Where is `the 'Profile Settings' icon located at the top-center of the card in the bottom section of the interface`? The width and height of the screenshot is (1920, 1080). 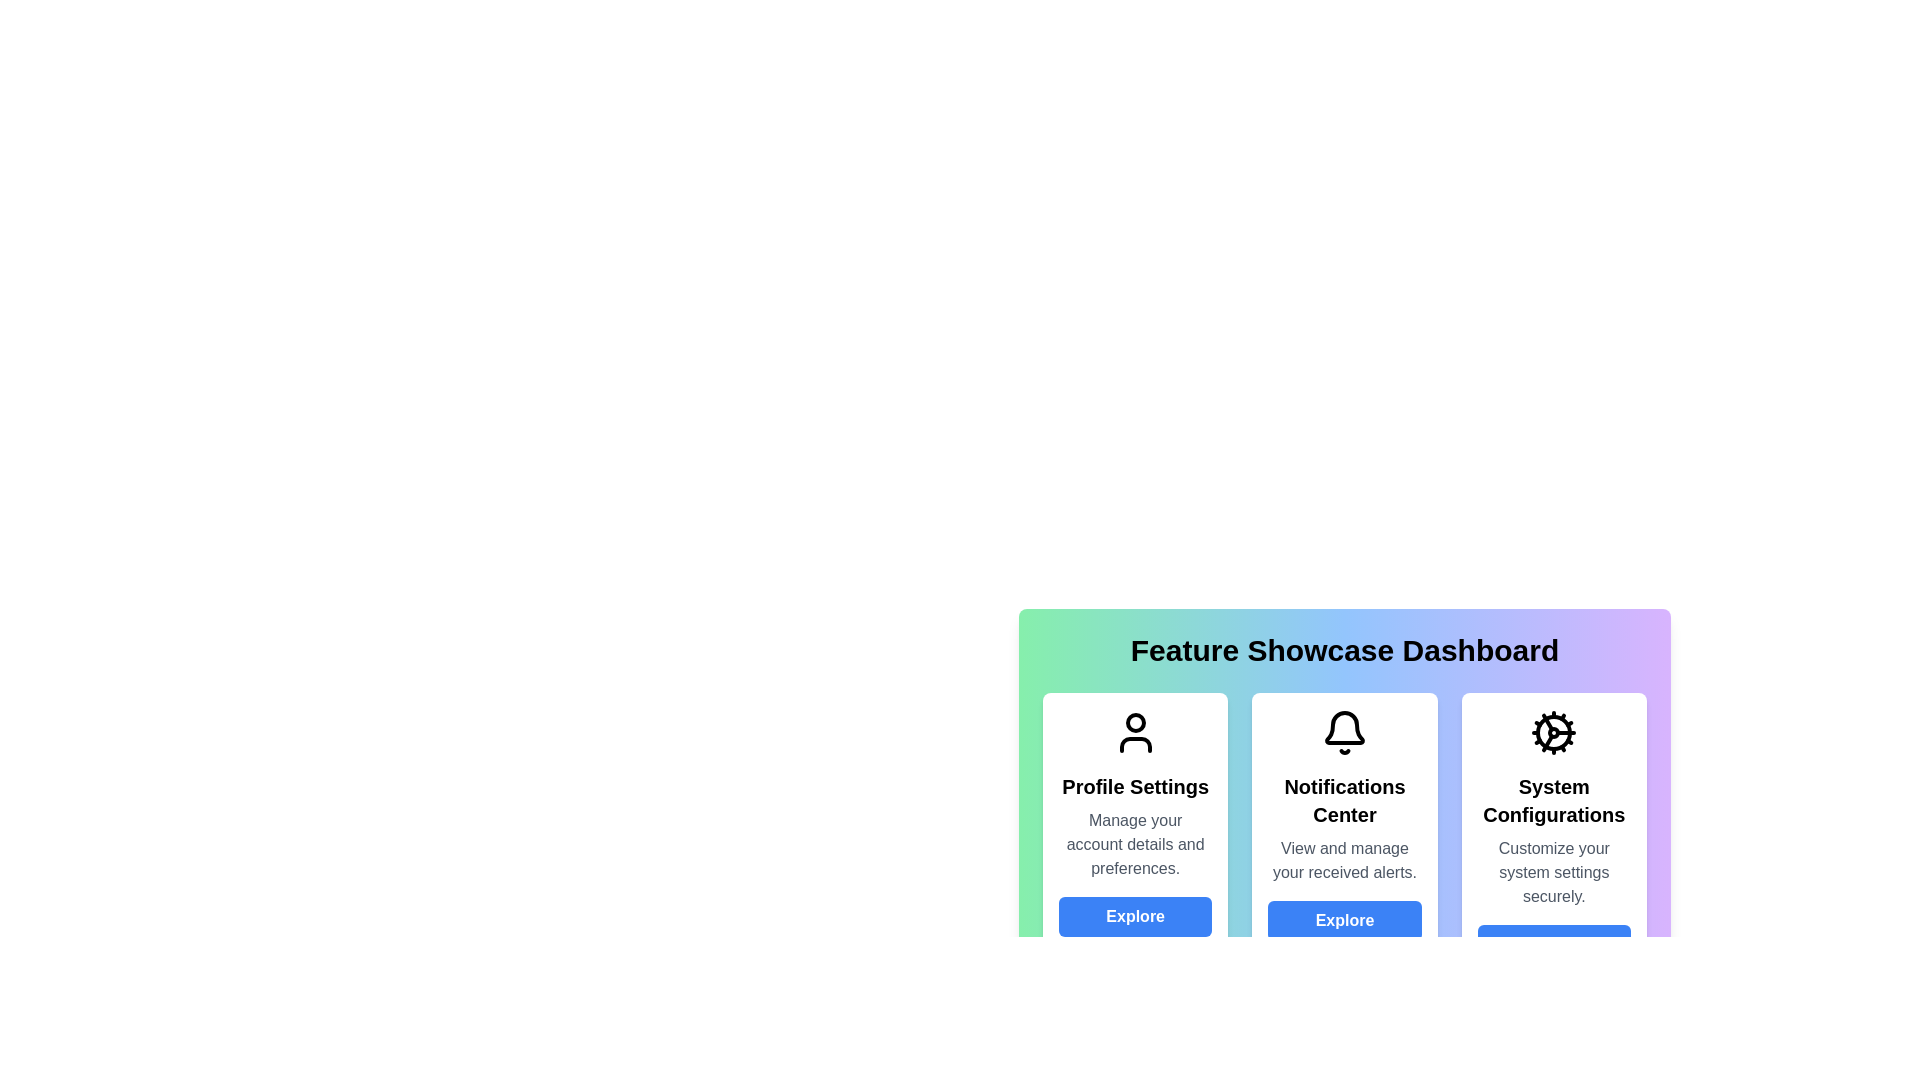 the 'Profile Settings' icon located at the top-center of the card in the bottom section of the interface is located at coordinates (1135, 732).